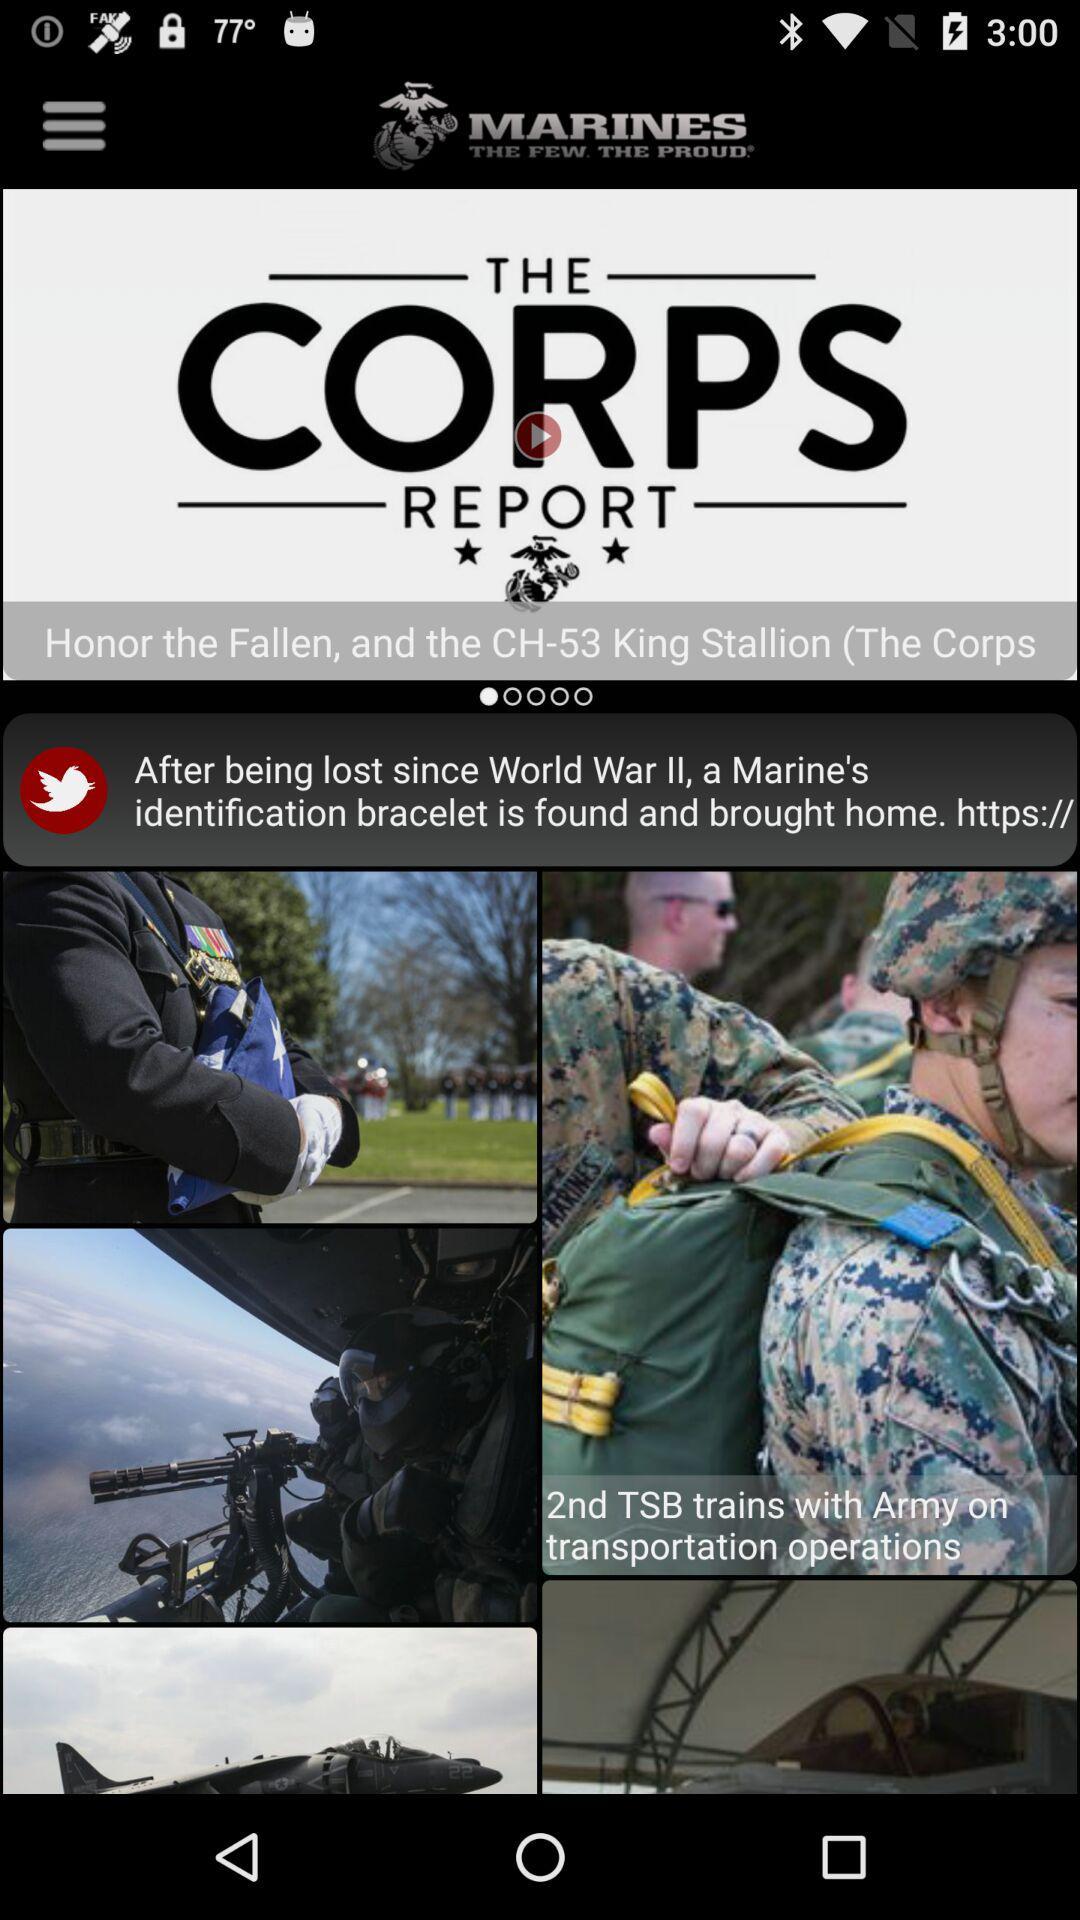 The image size is (1080, 1920). Describe the element at coordinates (540, 432) in the screenshot. I see `the pause icon` at that location.